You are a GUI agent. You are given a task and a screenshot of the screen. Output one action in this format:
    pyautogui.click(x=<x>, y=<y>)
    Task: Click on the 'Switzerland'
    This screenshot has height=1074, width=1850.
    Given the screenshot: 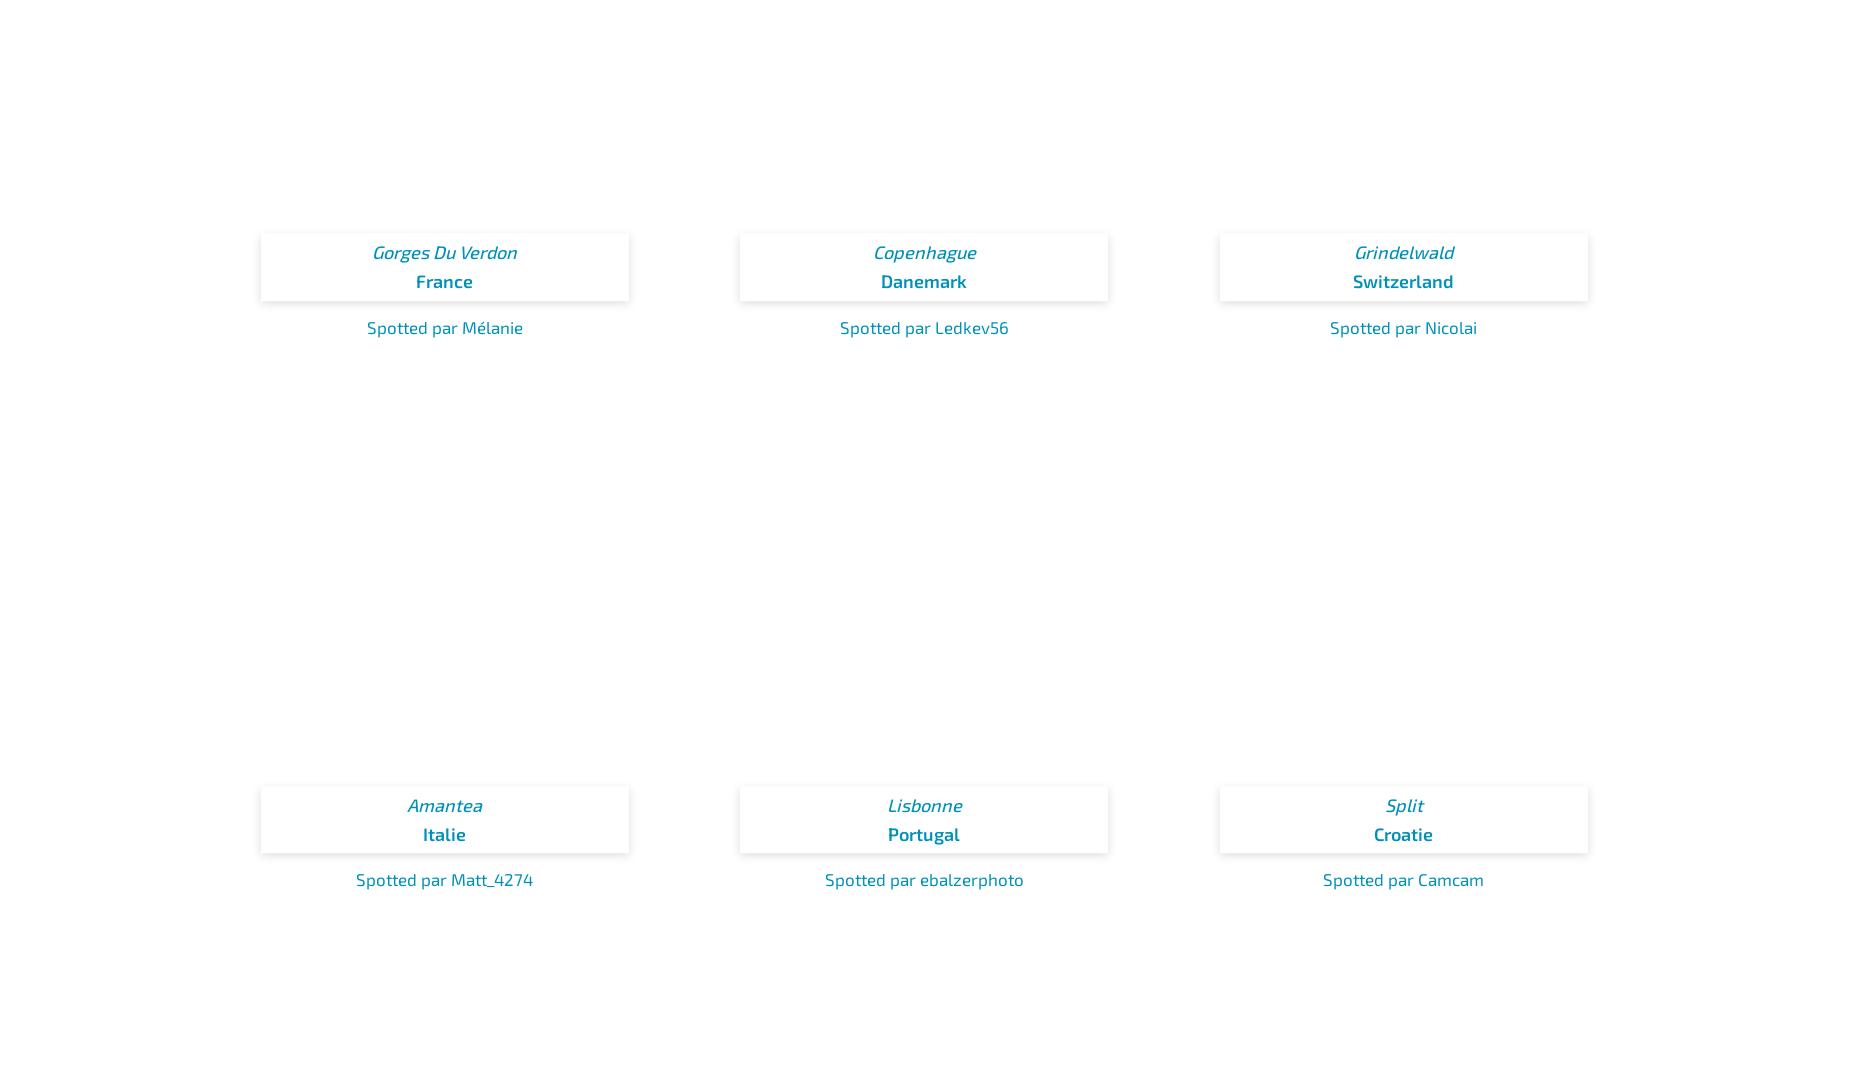 What is the action you would take?
    pyautogui.click(x=1403, y=280)
    